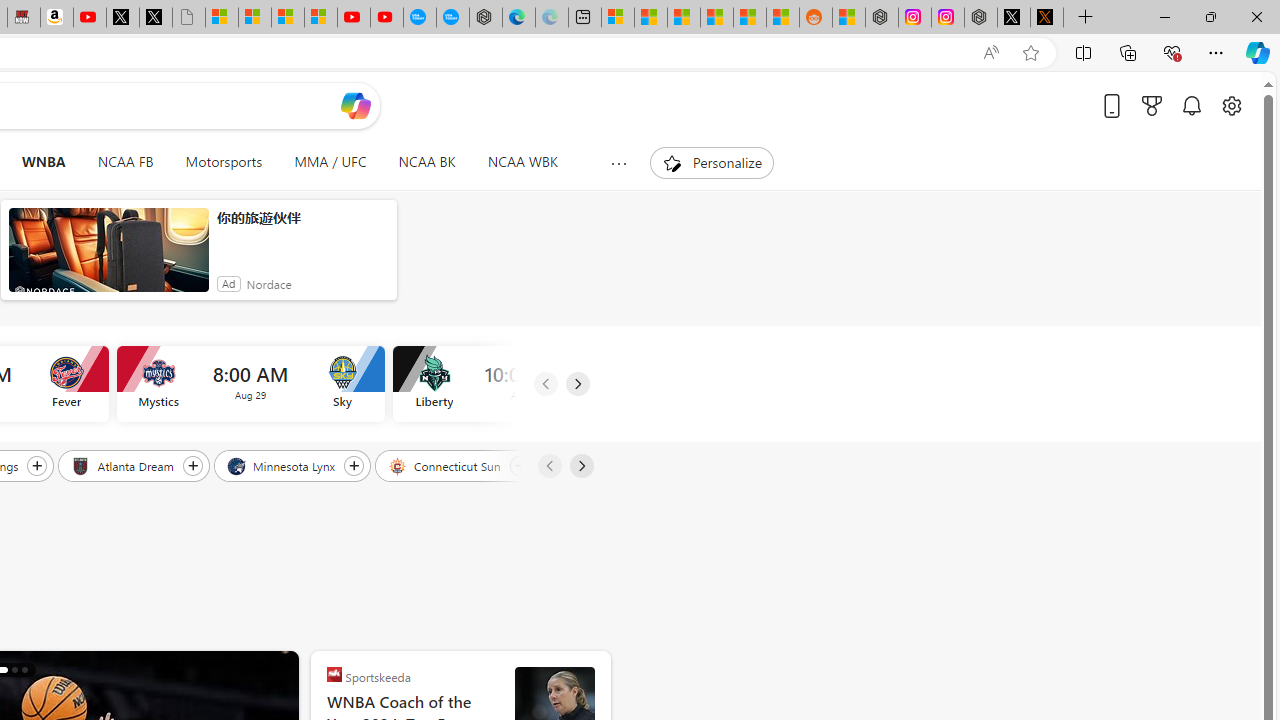 This screenshot has width=1280, height=720. I want to click on 'NCAA FB', so click(124, 162).